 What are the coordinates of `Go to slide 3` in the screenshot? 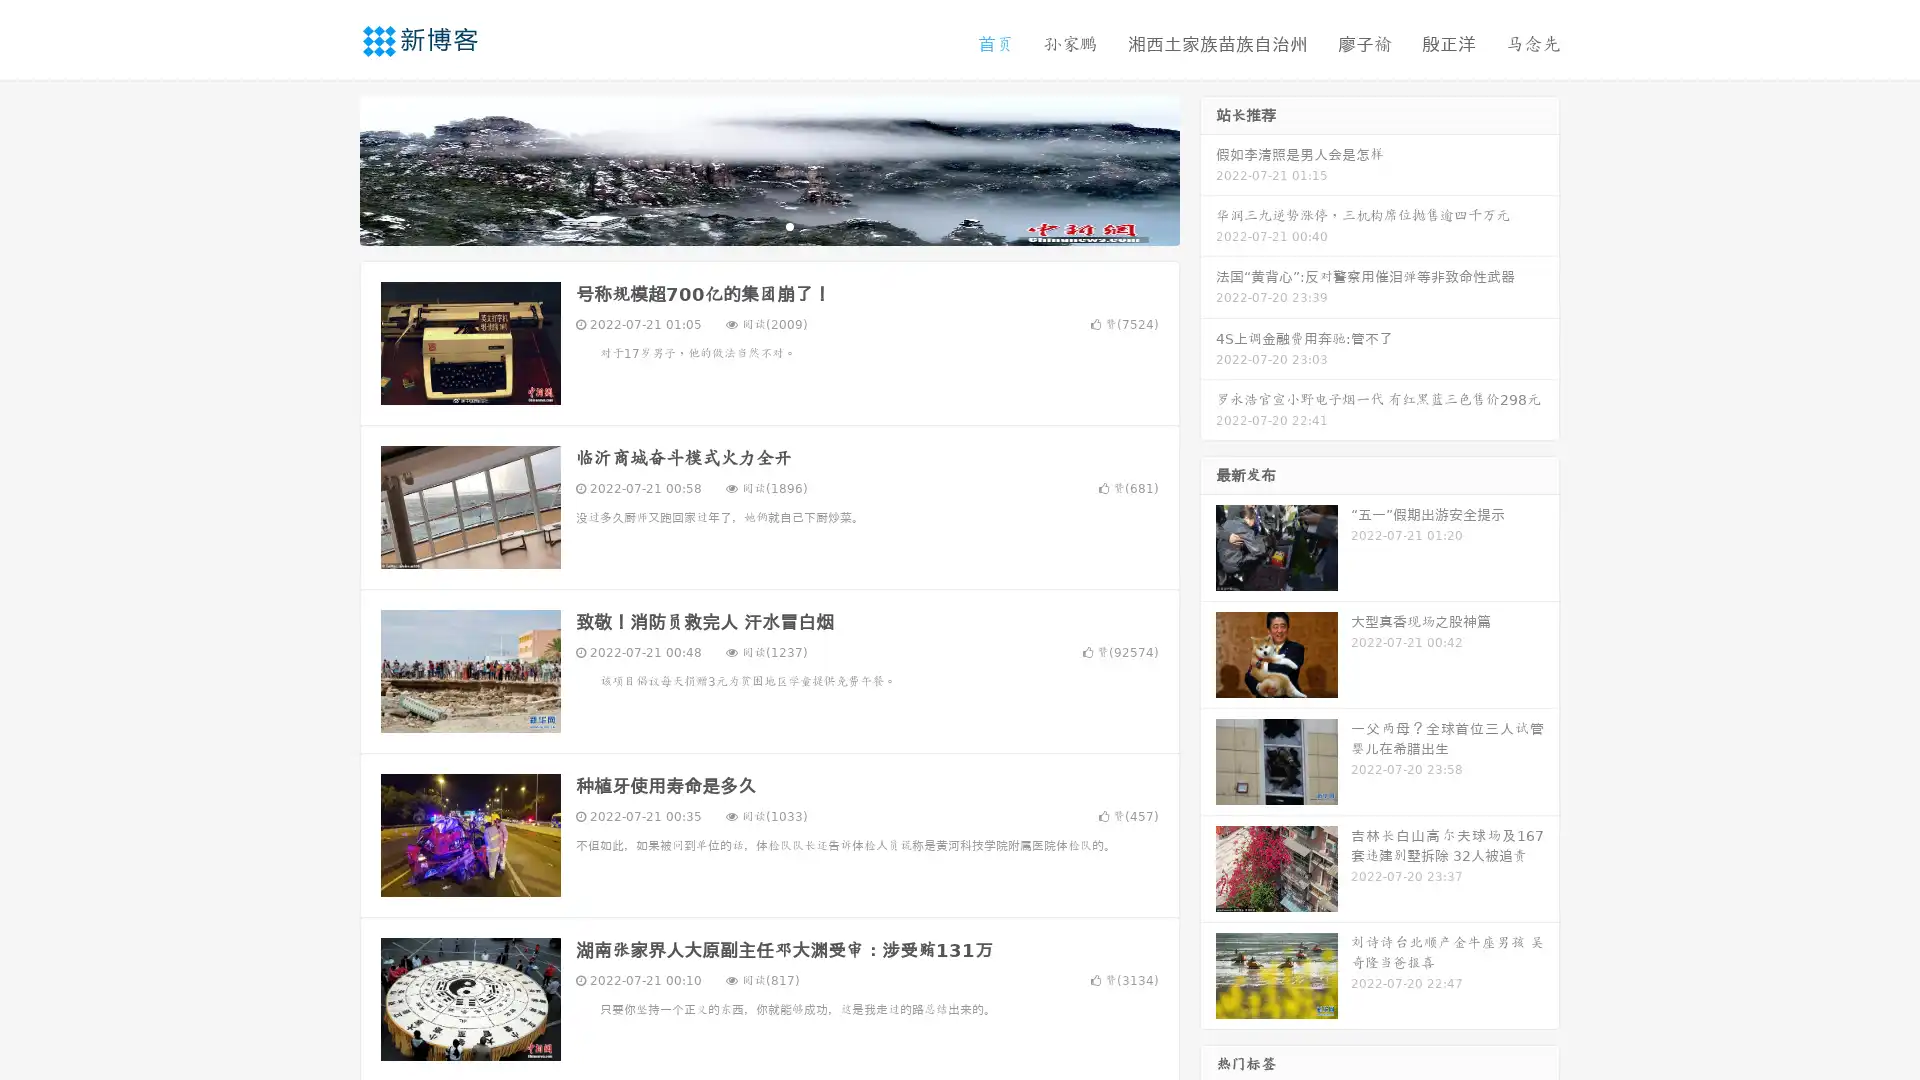 It's located at (789, 225).